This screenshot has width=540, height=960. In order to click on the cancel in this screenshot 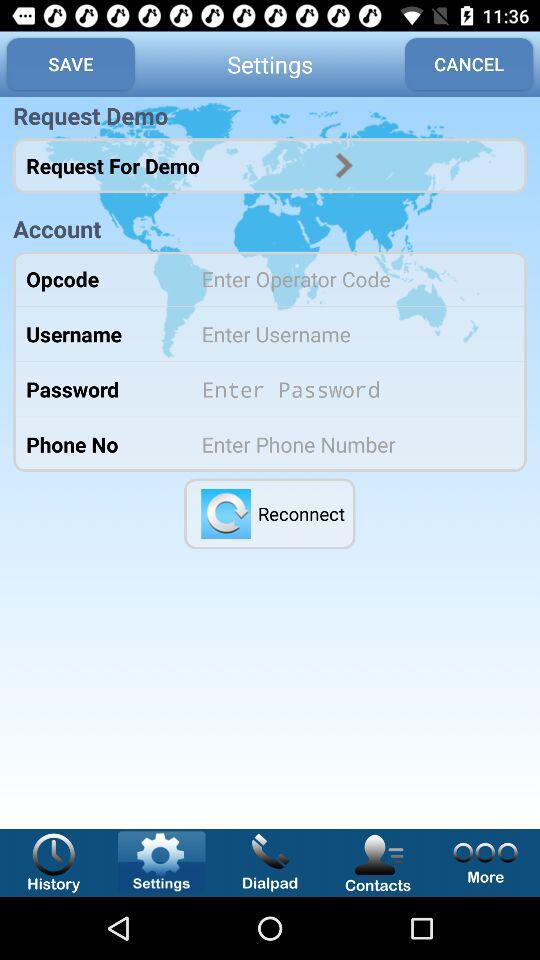, I will do `click(469, 64)`.